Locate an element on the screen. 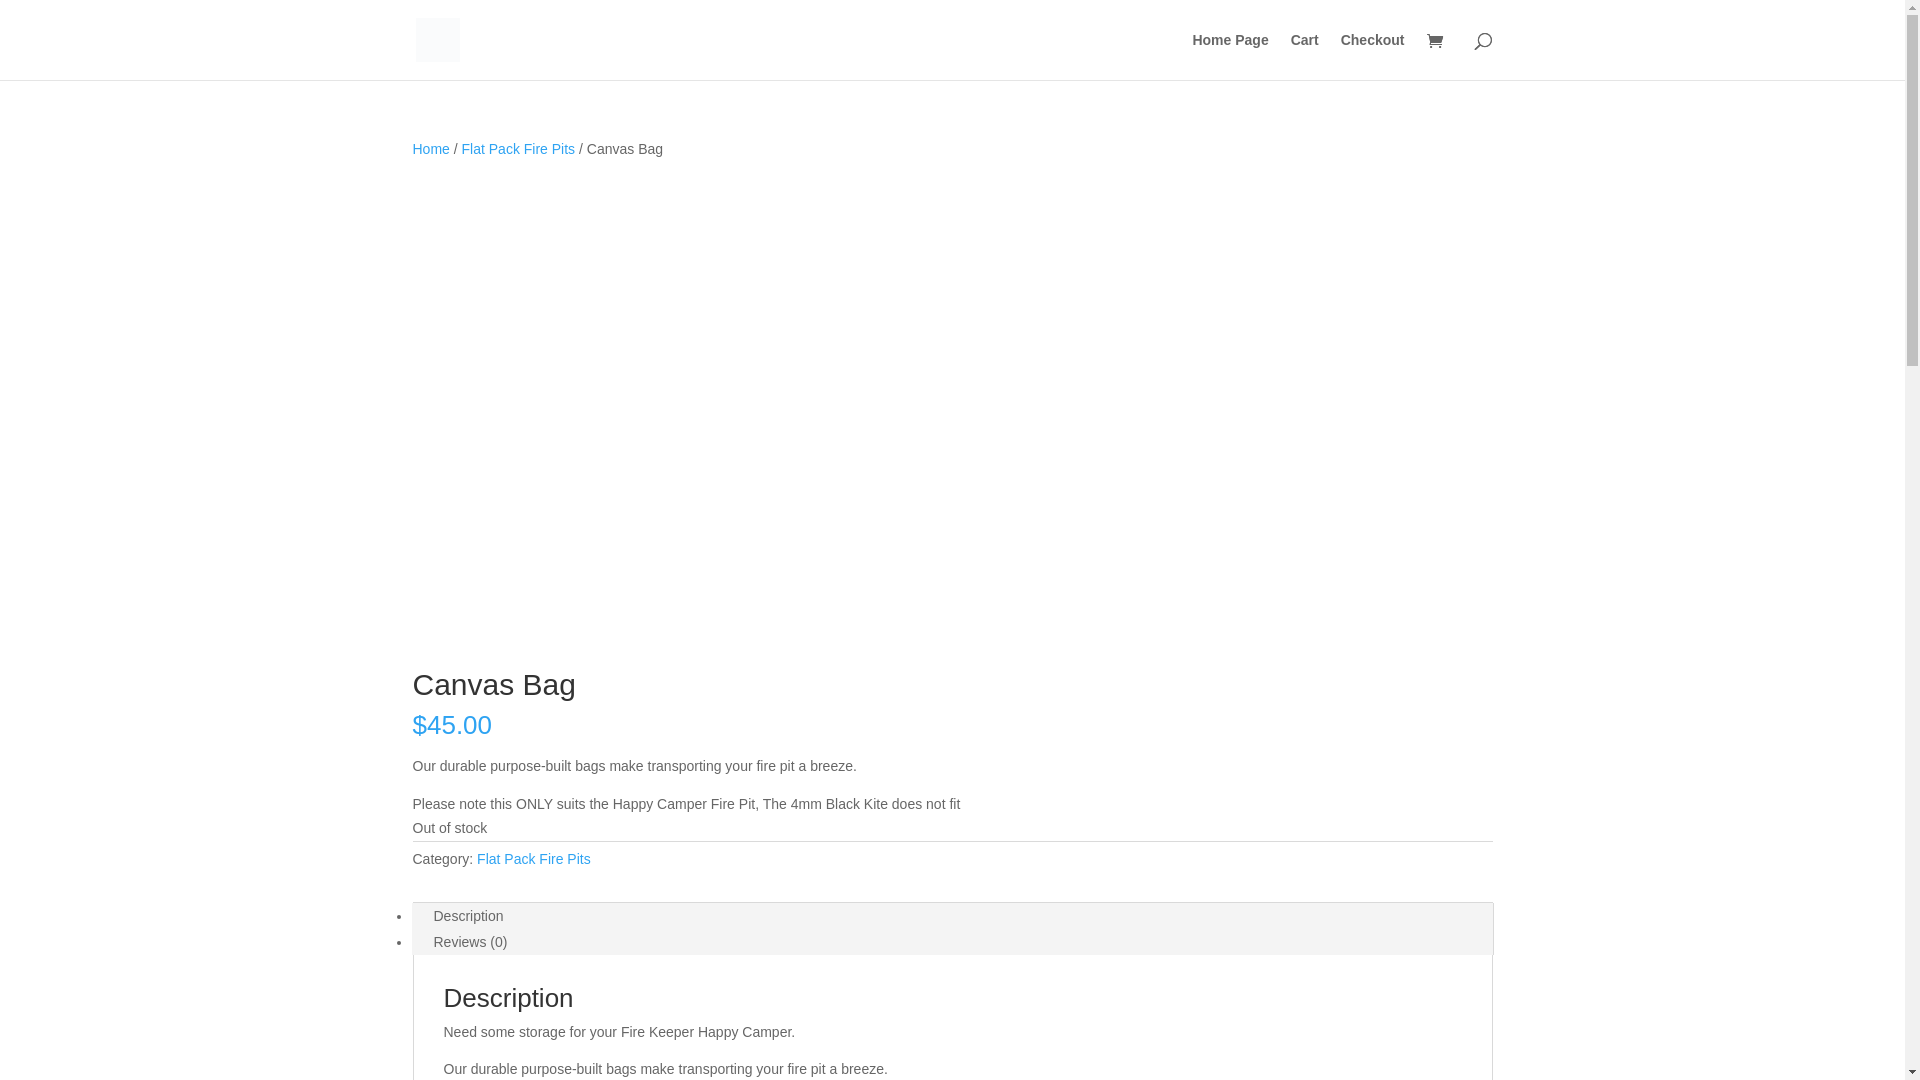  'Flat Pack Fire Pits' is located at coordinates (475, 858).